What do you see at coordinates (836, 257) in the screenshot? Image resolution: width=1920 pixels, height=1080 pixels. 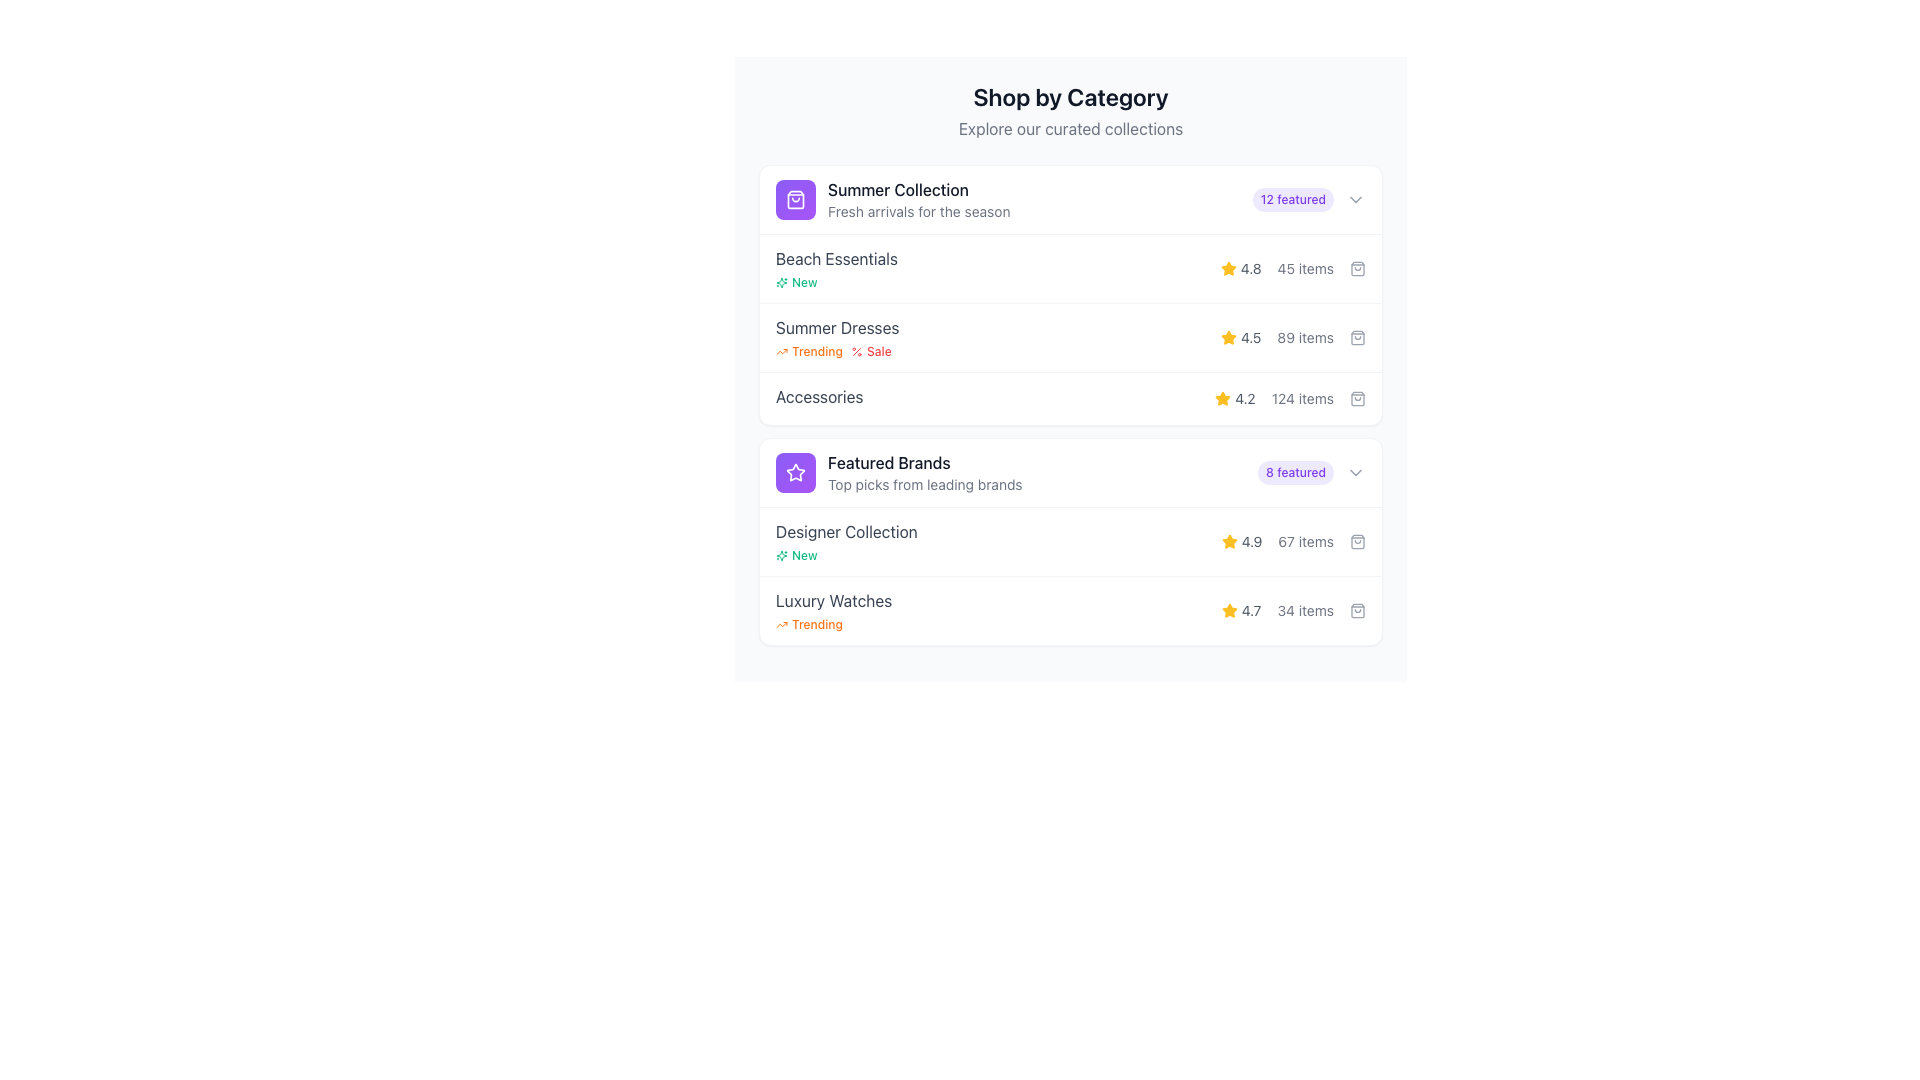 I see `the Text Label representing a category in the 'Summer Collection' section, located above the label 'New'` at bounding box center [836, 257].